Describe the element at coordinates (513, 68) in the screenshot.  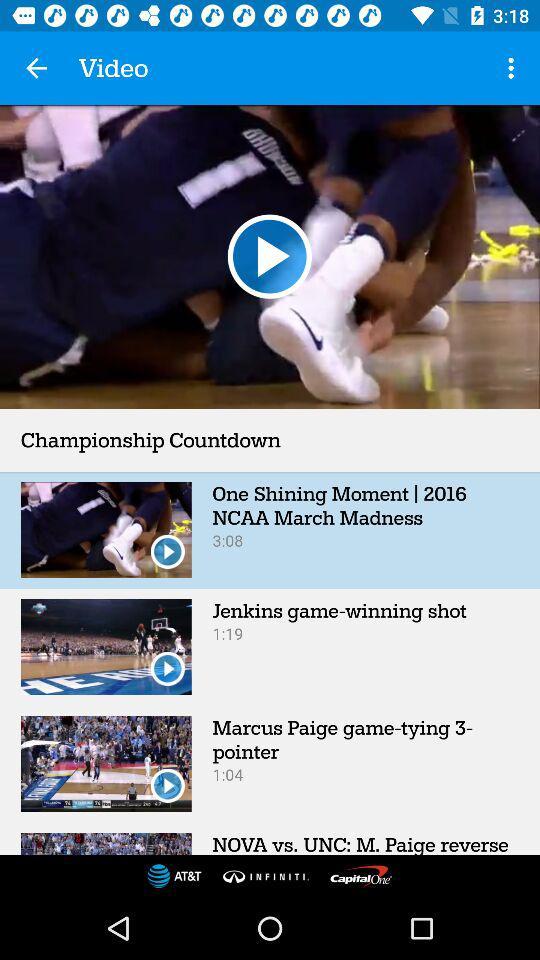
I see `the item to the right of video app` at that location.